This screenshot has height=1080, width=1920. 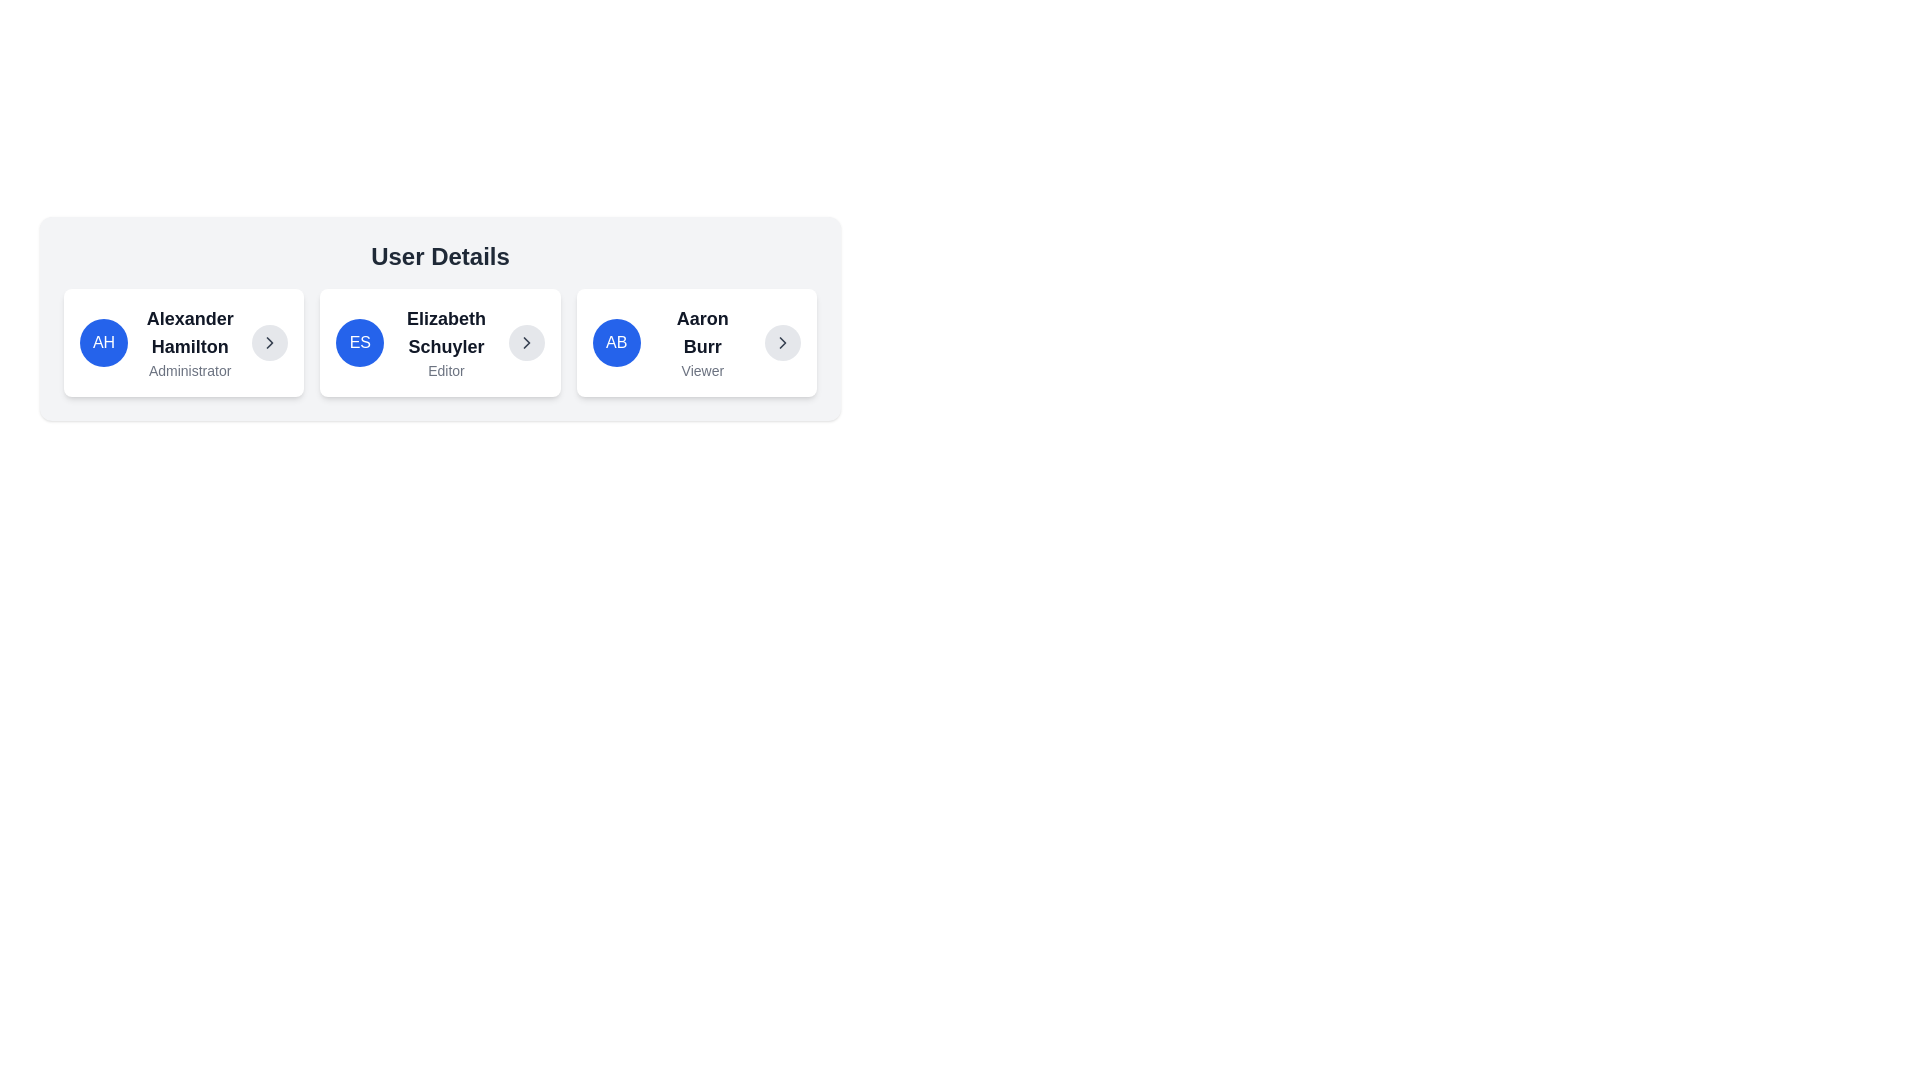 I want to click on the small circular button with a gray background and a right-pointing arrow icon located in the top-right corner of the card displaying information about 'Aaron Burr', so click(x=781, y=342).